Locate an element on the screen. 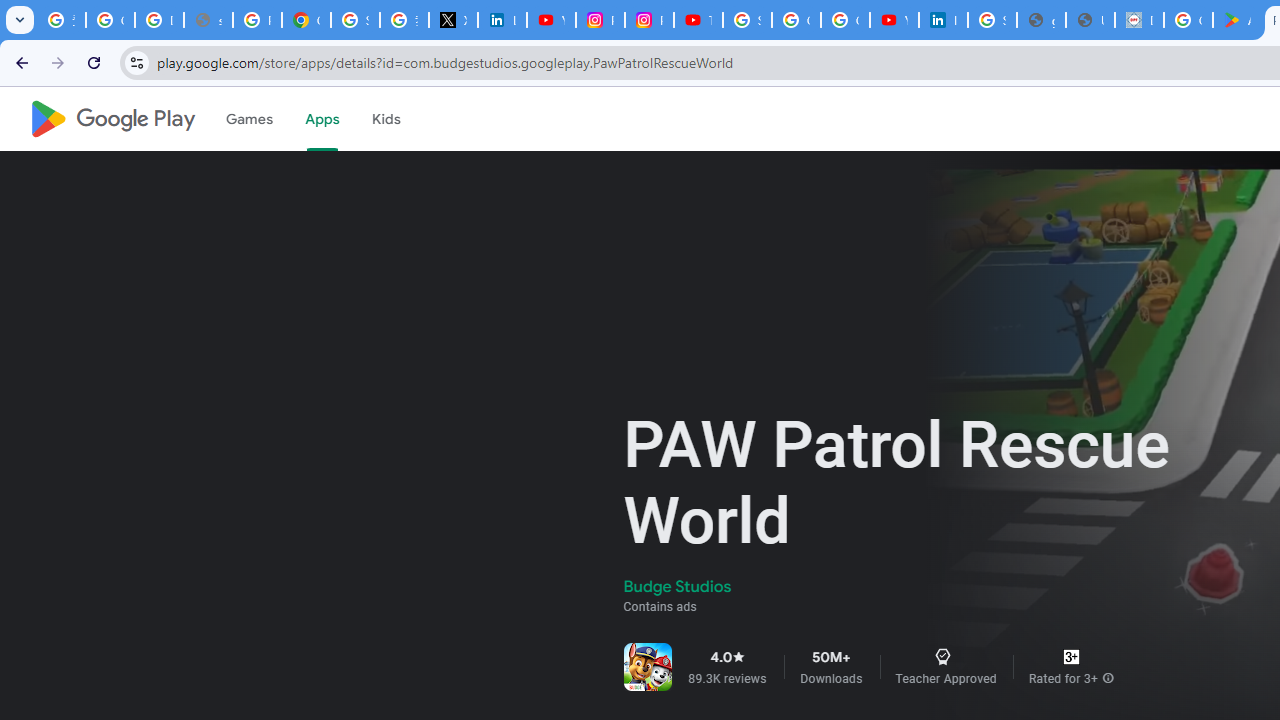 The height and width of the screenshot is (720, 1280). 'Games' is located at coordinates (247, 119).